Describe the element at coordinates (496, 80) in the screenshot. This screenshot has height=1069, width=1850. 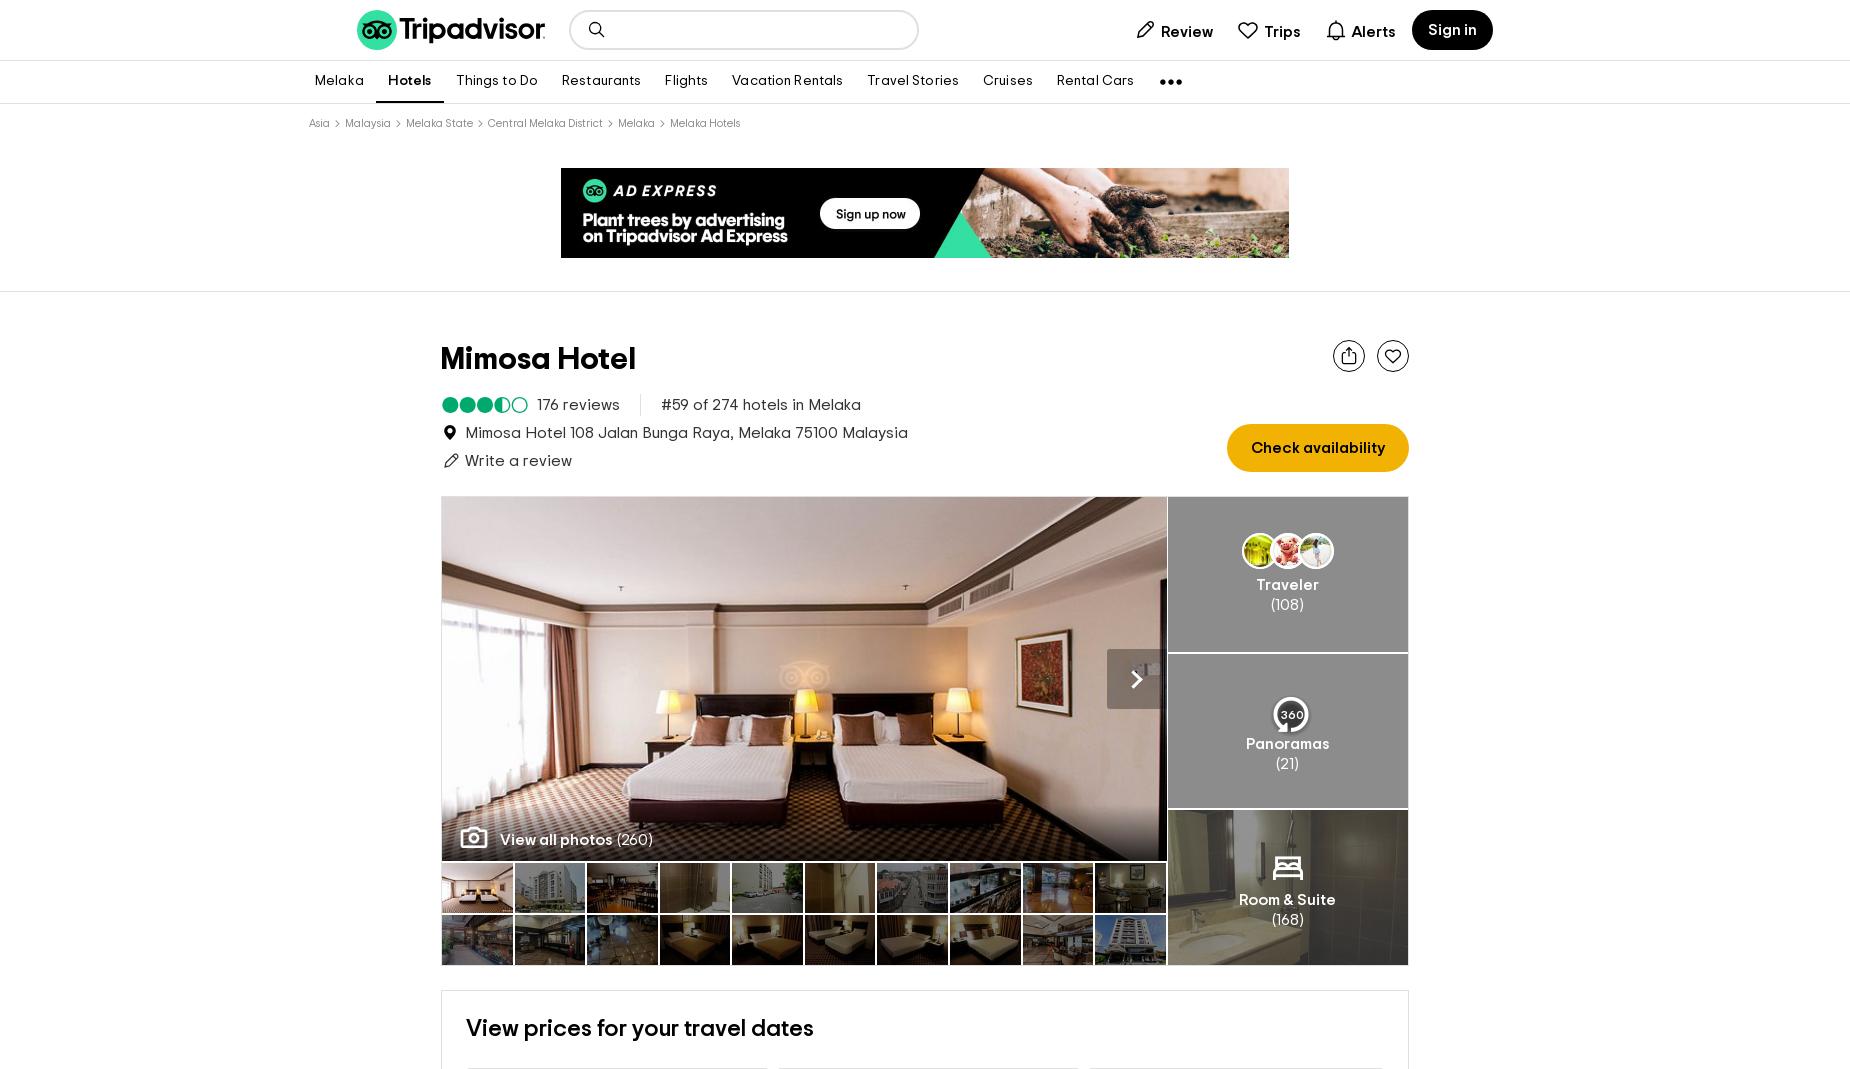
I see `'Things to Do'` at that location.